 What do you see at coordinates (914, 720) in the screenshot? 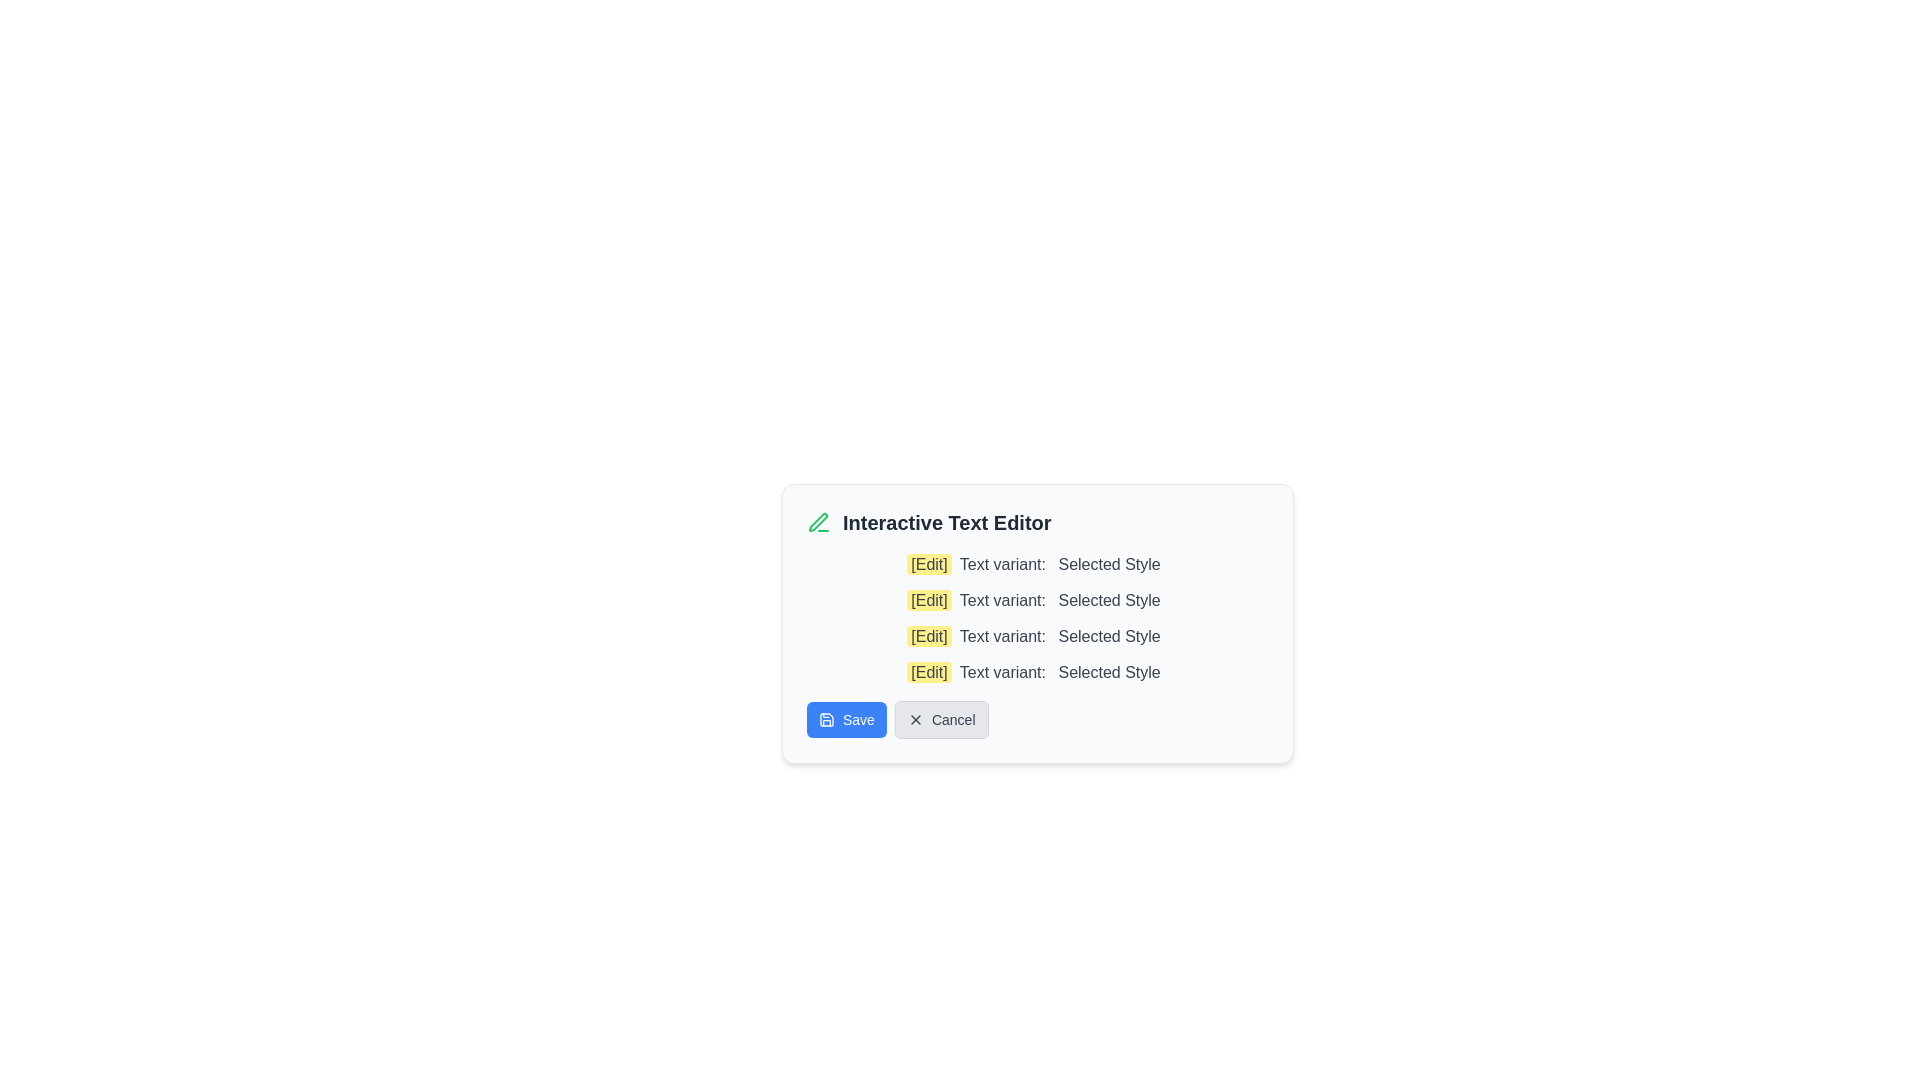
I see `the small 'X' icon located within the 'Cancel' button` at bounding box center [914, 720].